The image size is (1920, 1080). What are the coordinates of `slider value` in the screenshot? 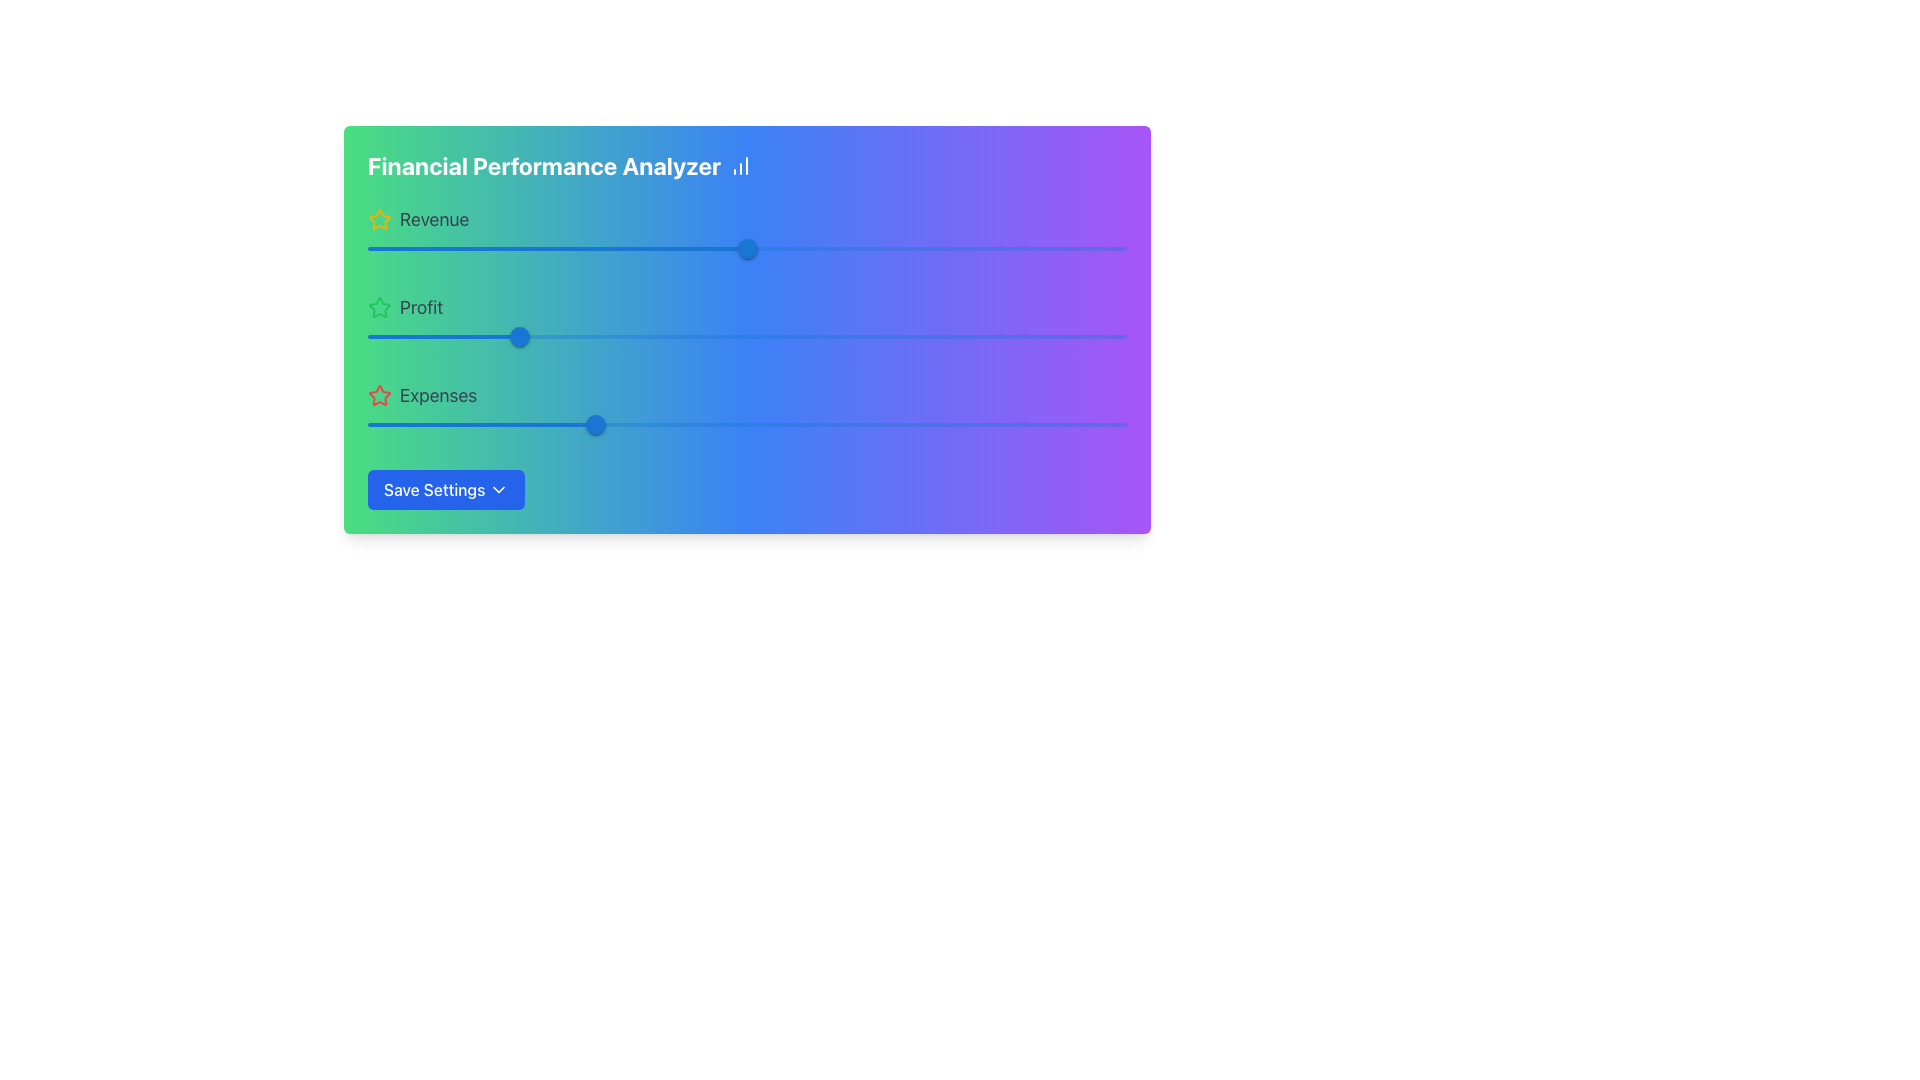 It's located at (513, 335).